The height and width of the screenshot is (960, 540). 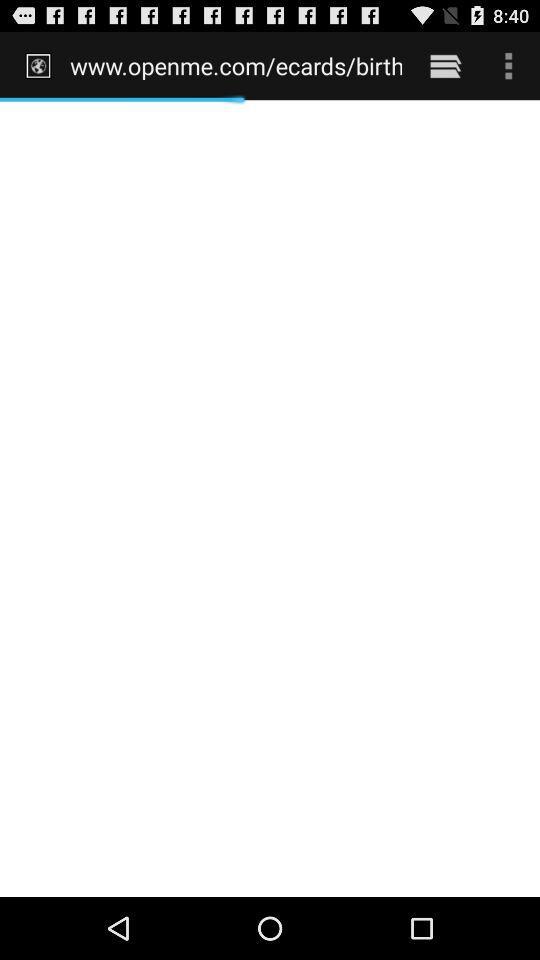 I want to click on item next to www openme com item, so click(x=445, y=65).